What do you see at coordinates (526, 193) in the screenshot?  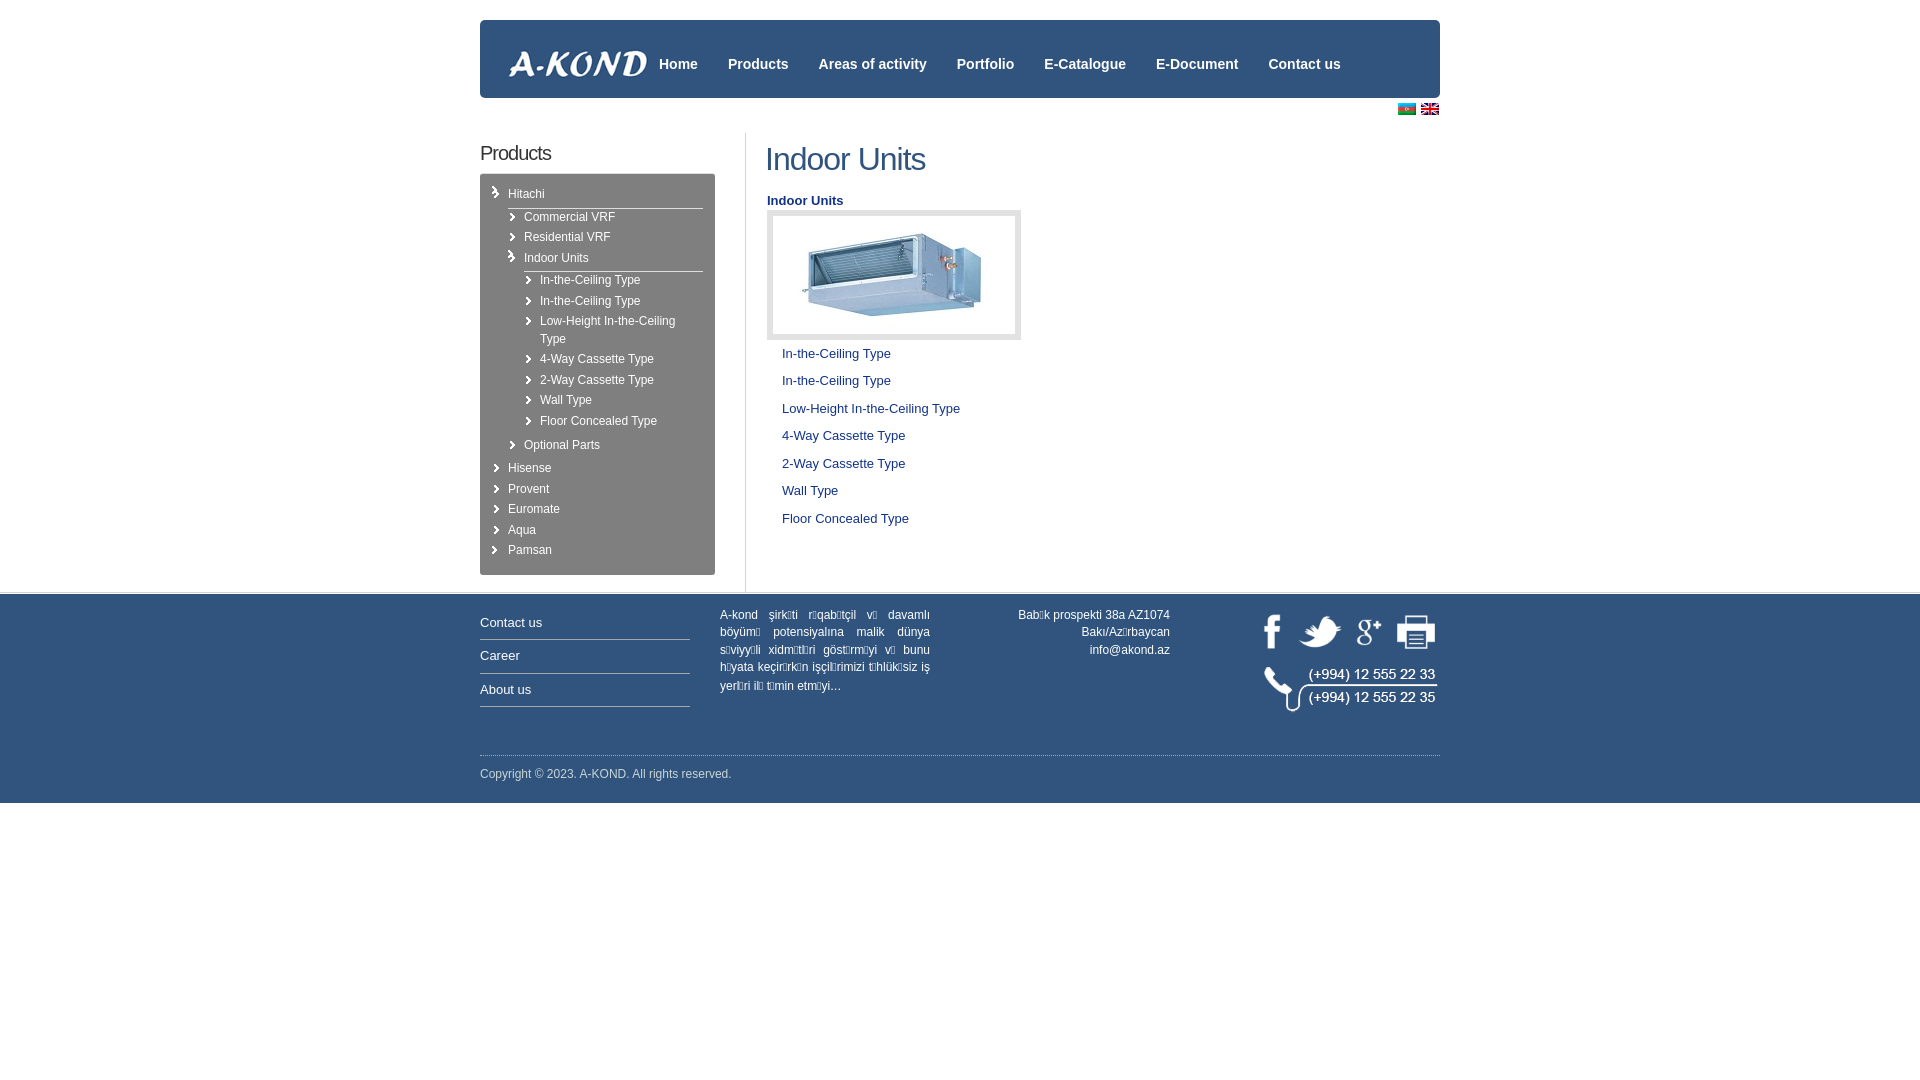 I see `'Hitachi'` at bounding box center [526, 193].